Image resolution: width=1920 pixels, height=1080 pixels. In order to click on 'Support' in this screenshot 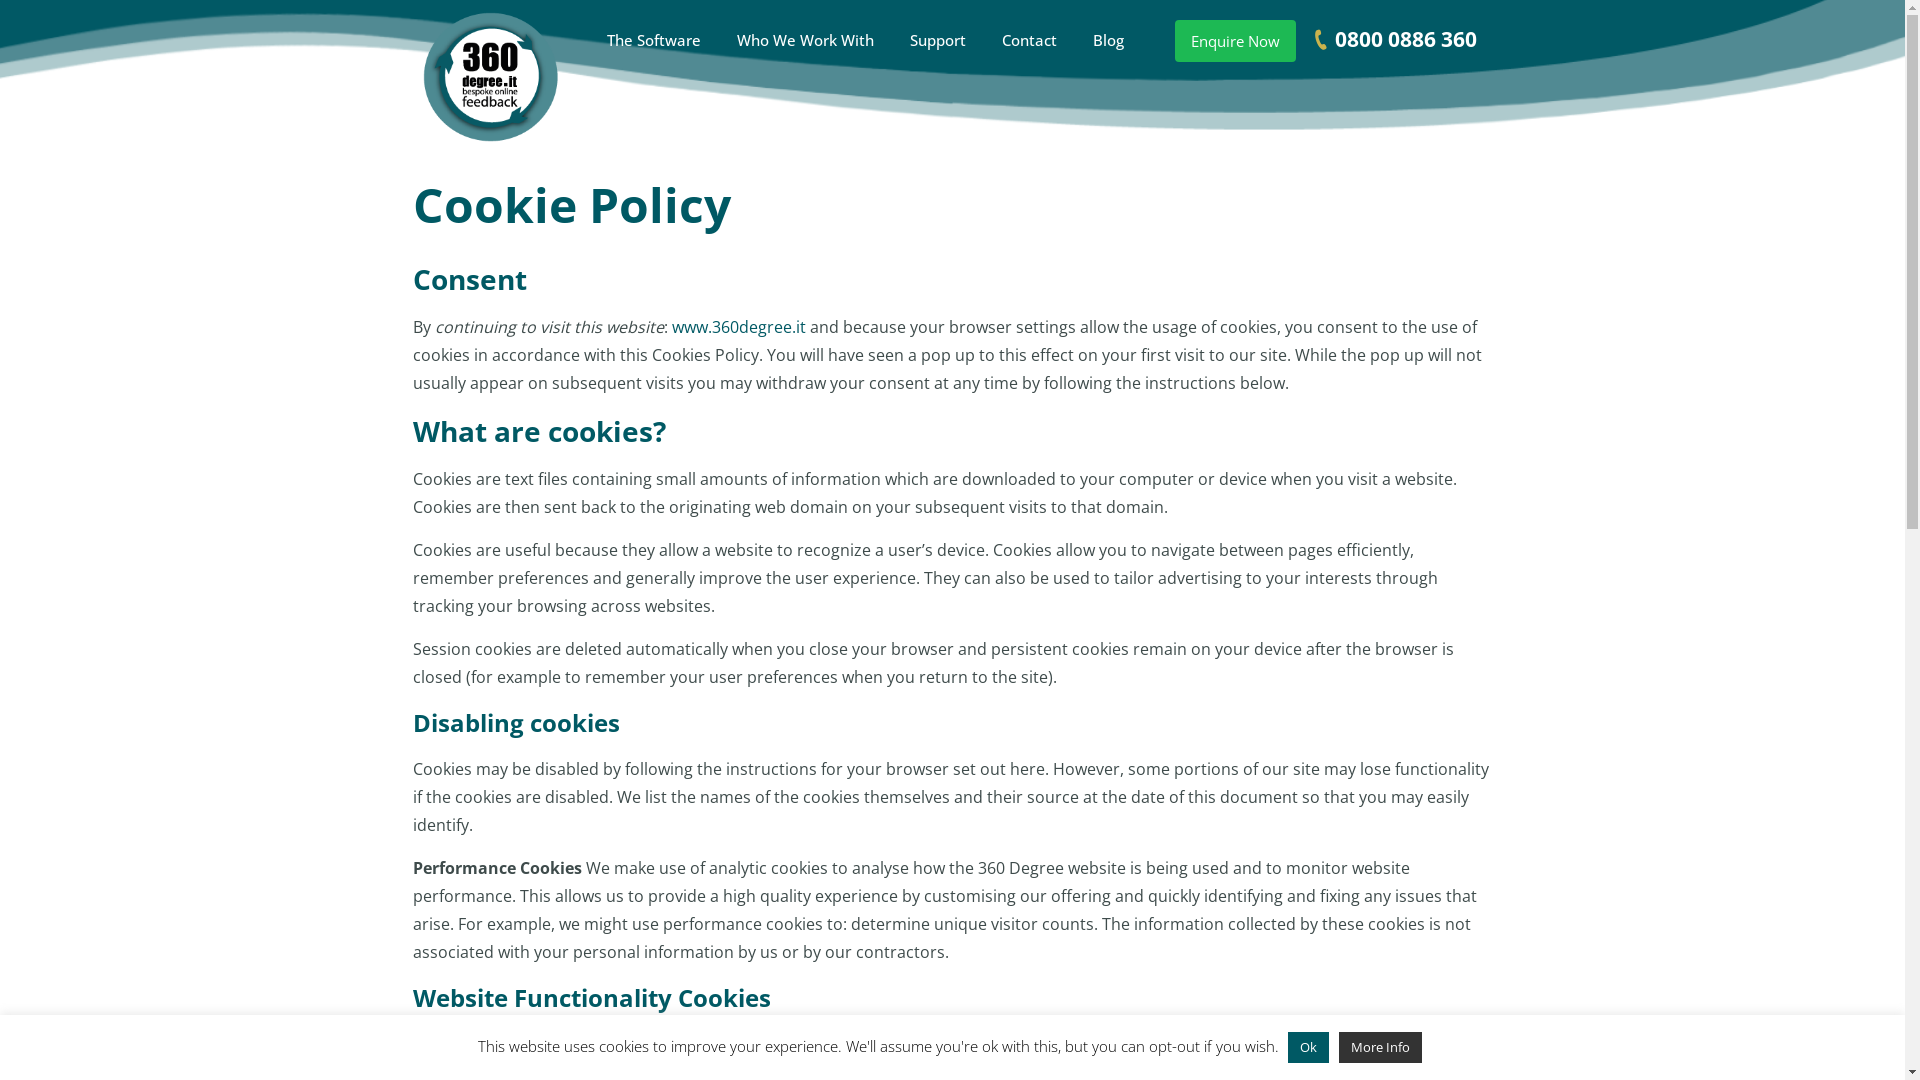, I will do `click(936, 39)`.